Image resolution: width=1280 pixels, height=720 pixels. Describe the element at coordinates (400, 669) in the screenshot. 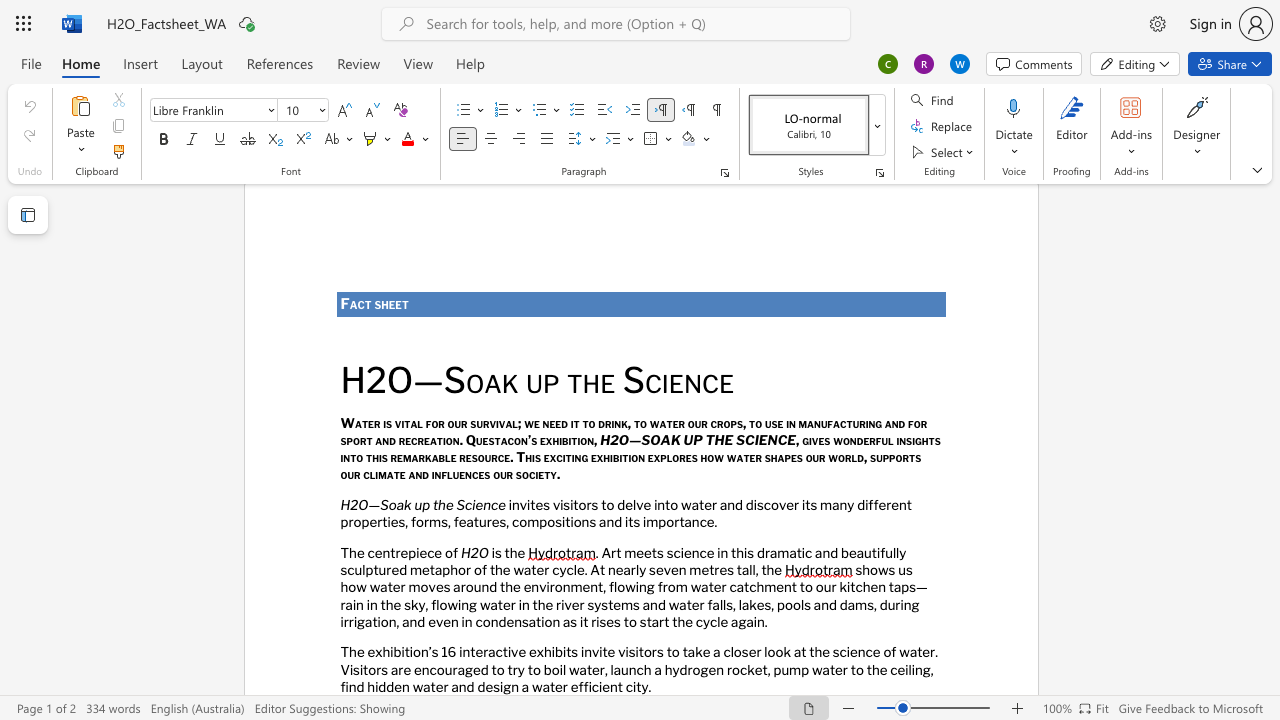

I see `the 6th character "r" in the text` at that location.